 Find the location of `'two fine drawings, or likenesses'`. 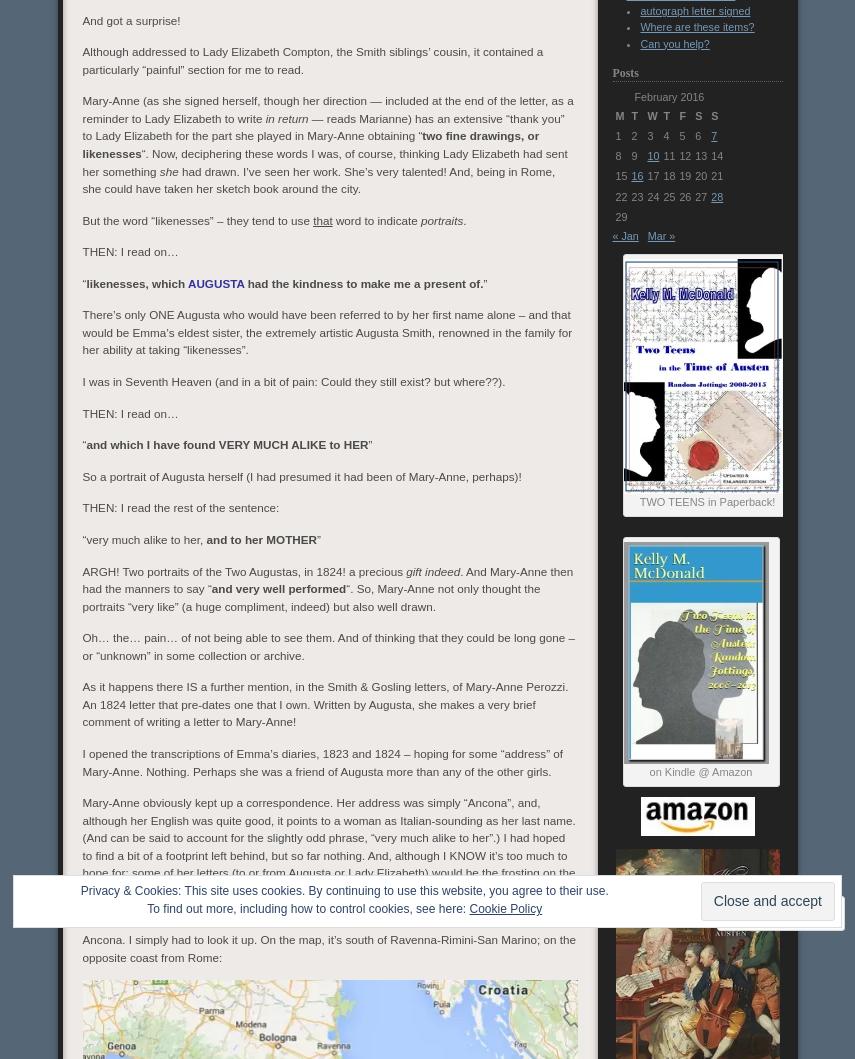

'two fine drawings, or likenesses' is located at coordinates (309, 143).